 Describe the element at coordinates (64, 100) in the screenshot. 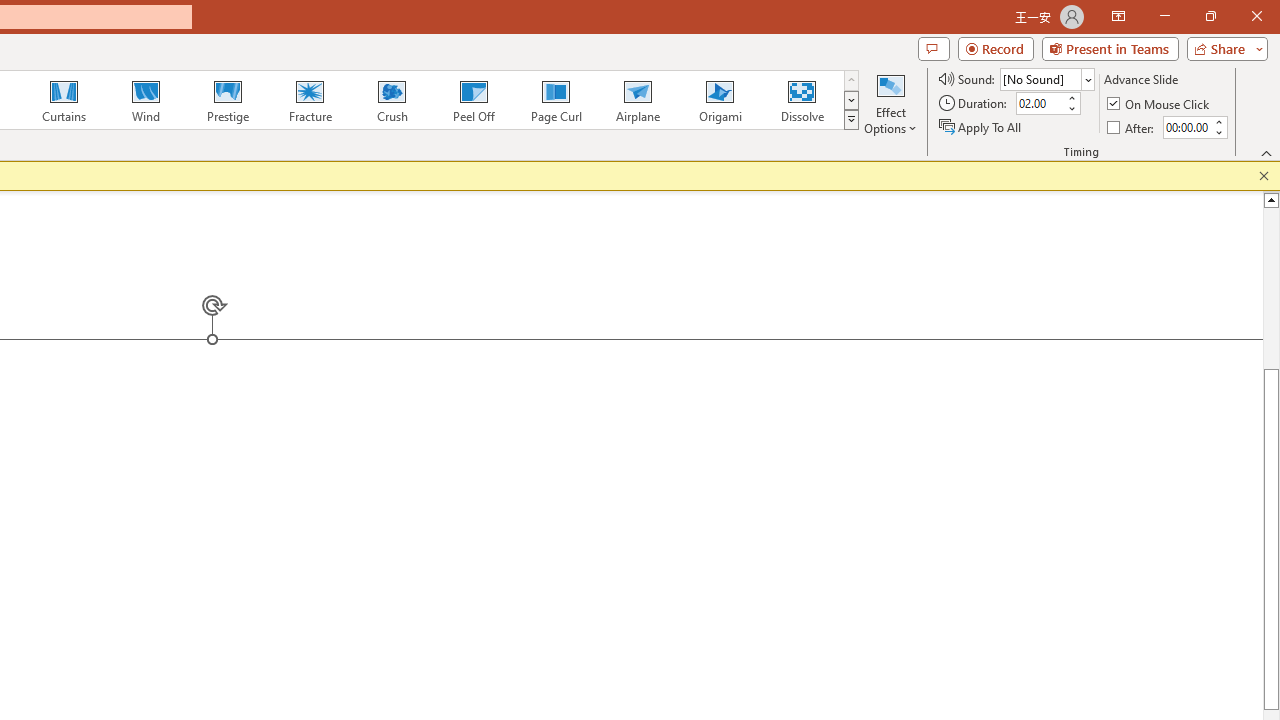

I see `'Curtains'` at that location.